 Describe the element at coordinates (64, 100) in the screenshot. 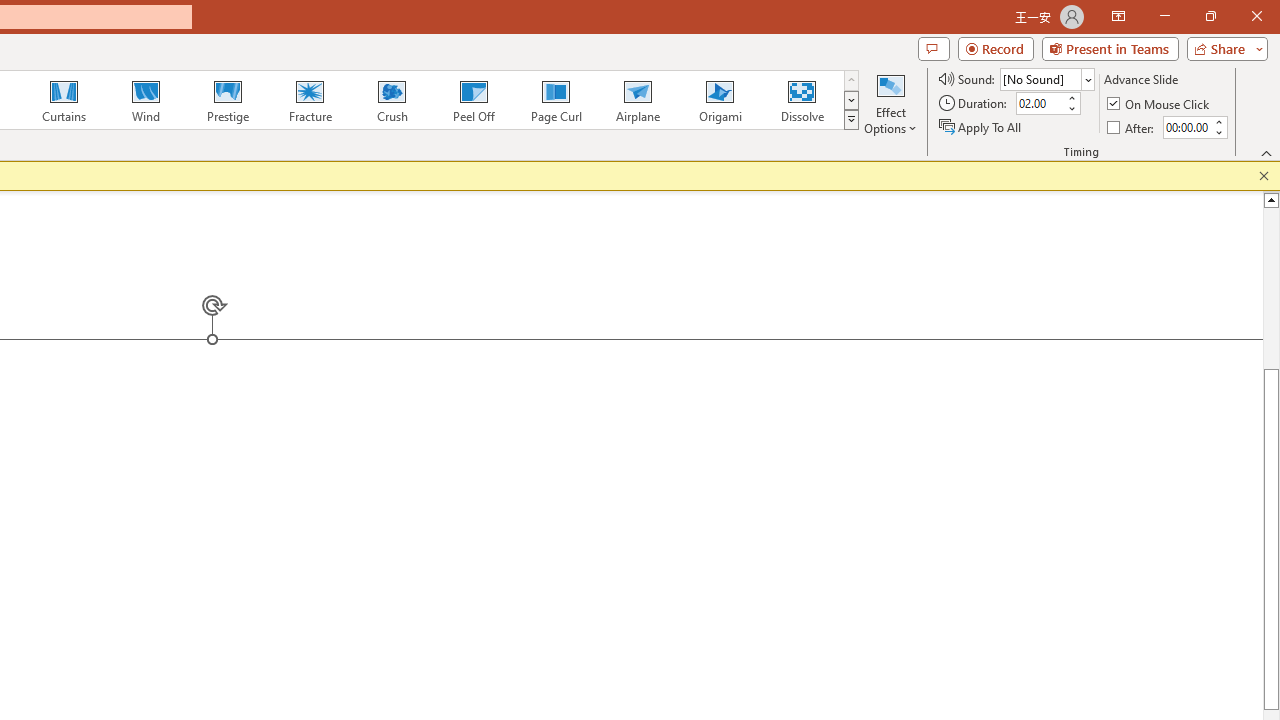

I see `'Curtains'` at that location.